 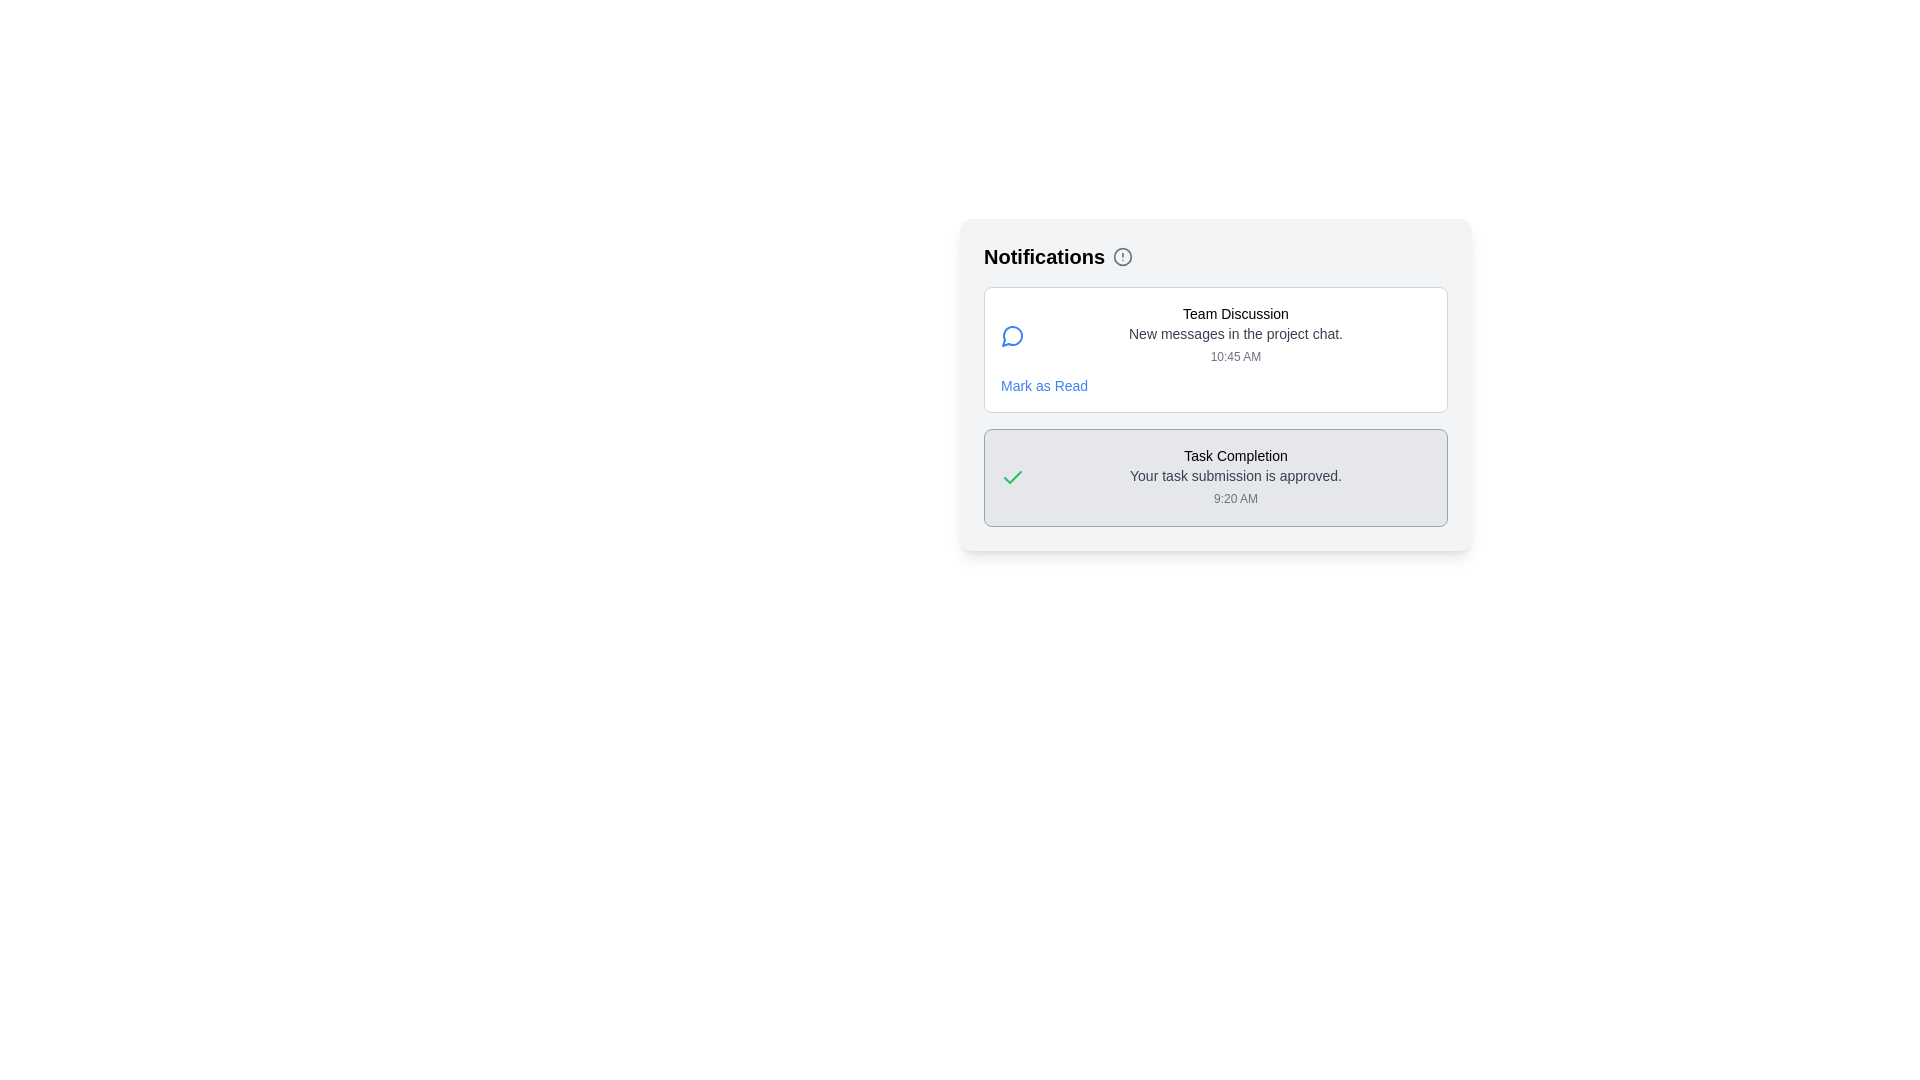 What do you see at coordinates (1235, 334) in the screenshot?
I see `the first notification in the notification area` at bounding box center [1235, 334].